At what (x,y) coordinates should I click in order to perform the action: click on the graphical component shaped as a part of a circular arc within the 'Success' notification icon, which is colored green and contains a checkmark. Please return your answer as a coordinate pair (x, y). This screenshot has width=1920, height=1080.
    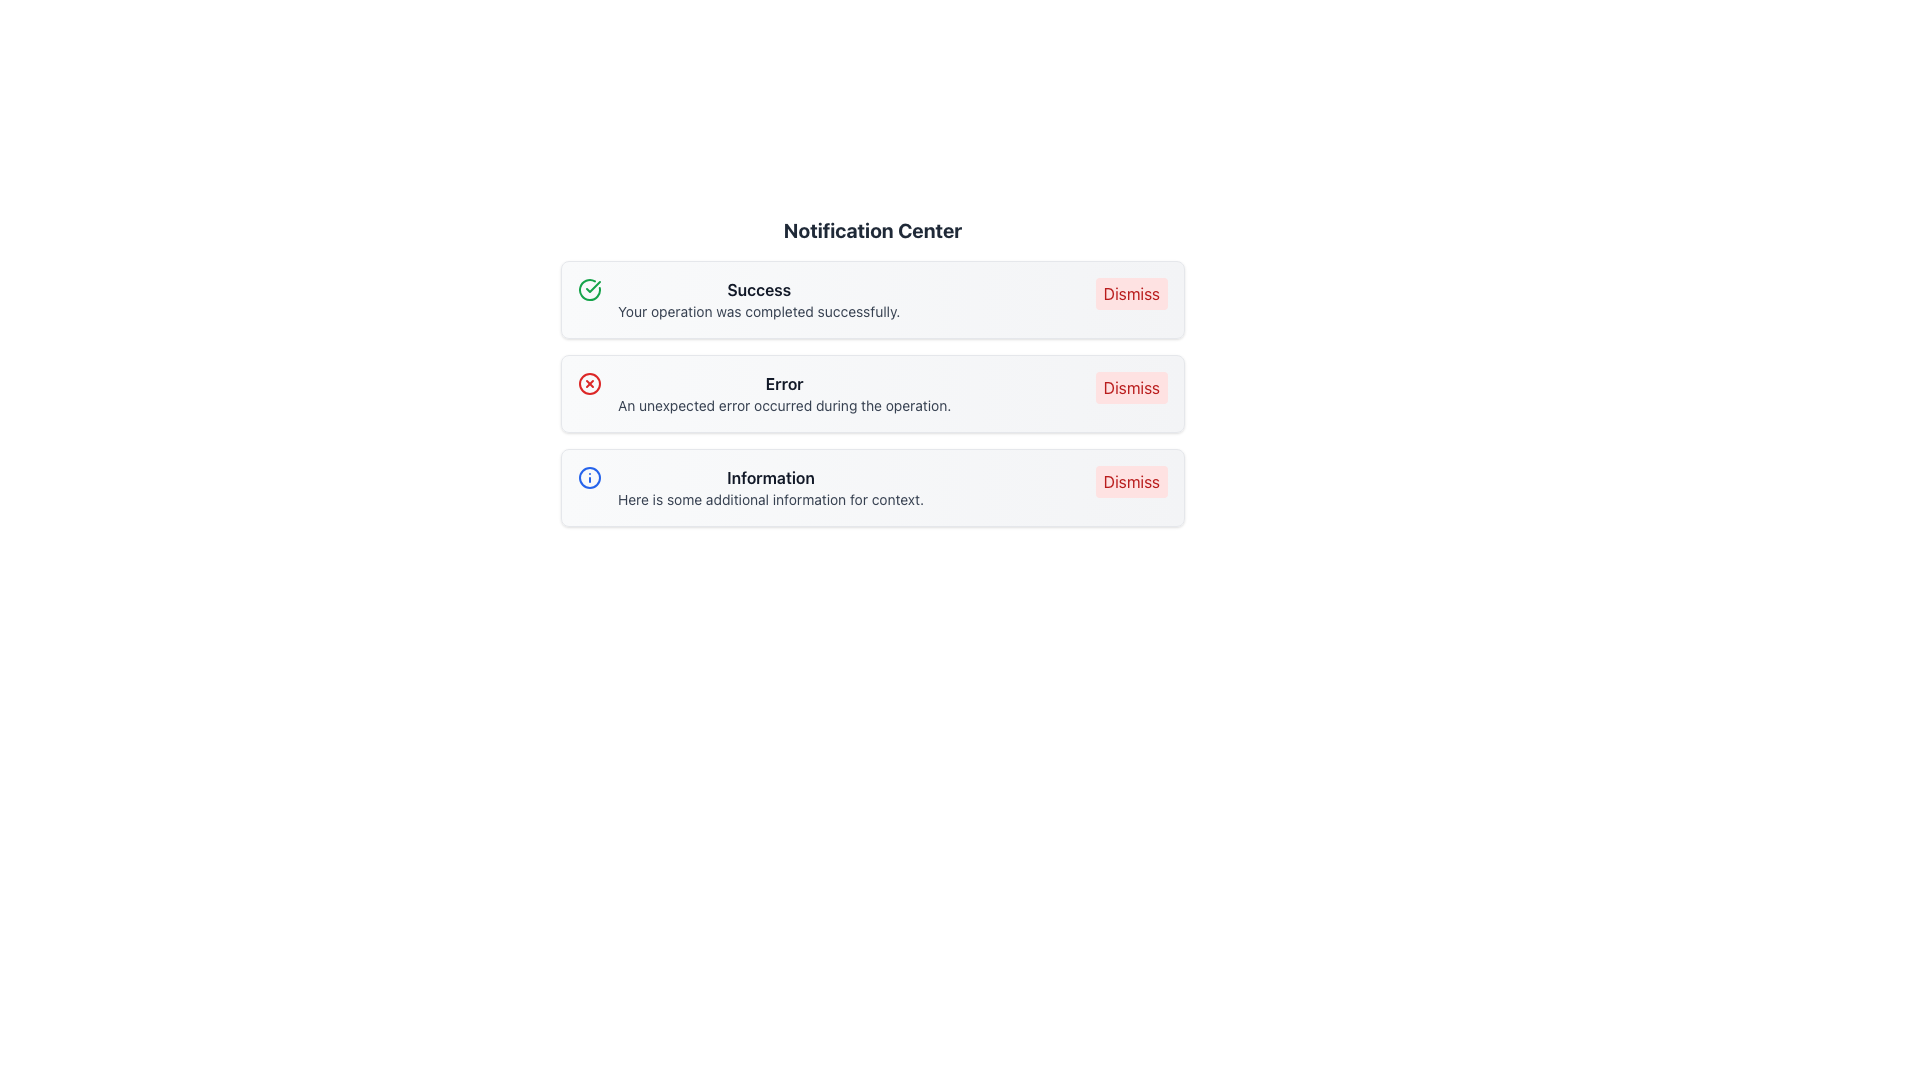
    Looking at the image, I should click on (589, 289).